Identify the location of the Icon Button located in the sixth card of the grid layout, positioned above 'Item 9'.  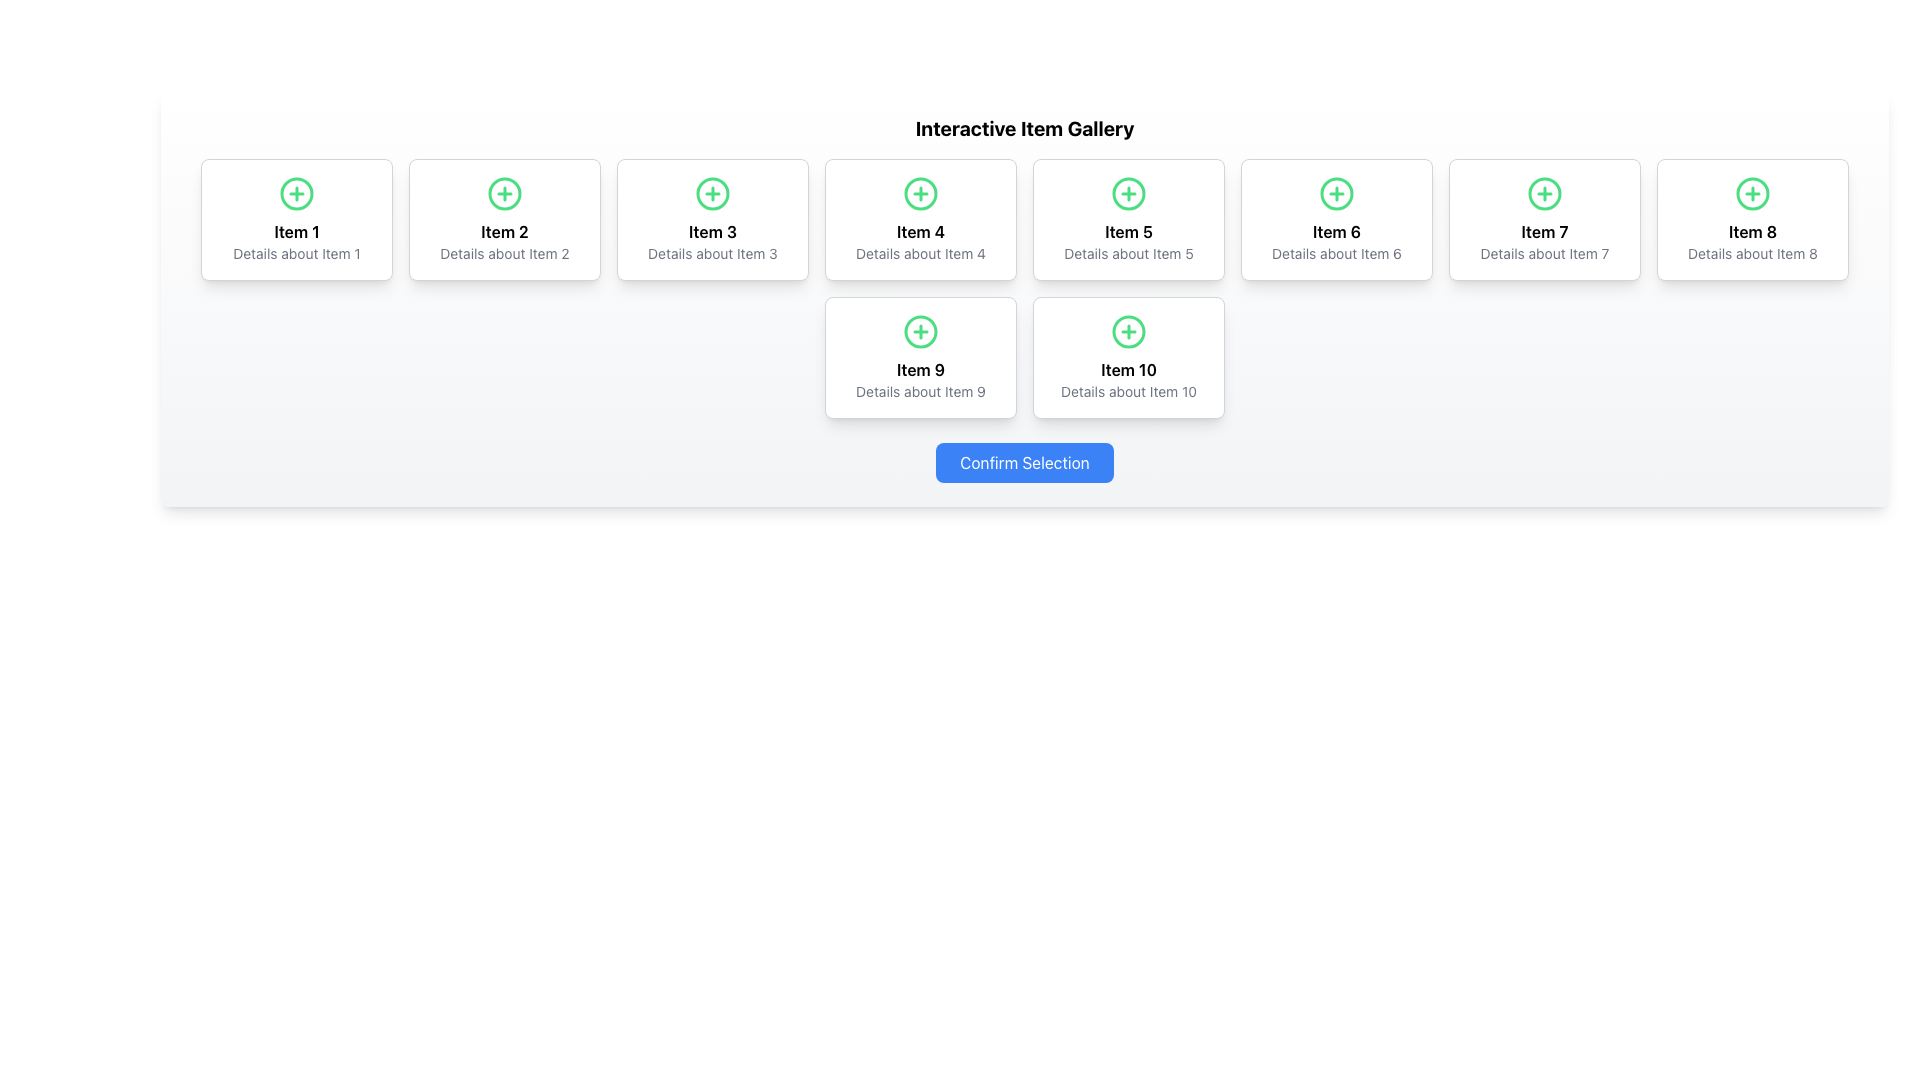
(920, 330).